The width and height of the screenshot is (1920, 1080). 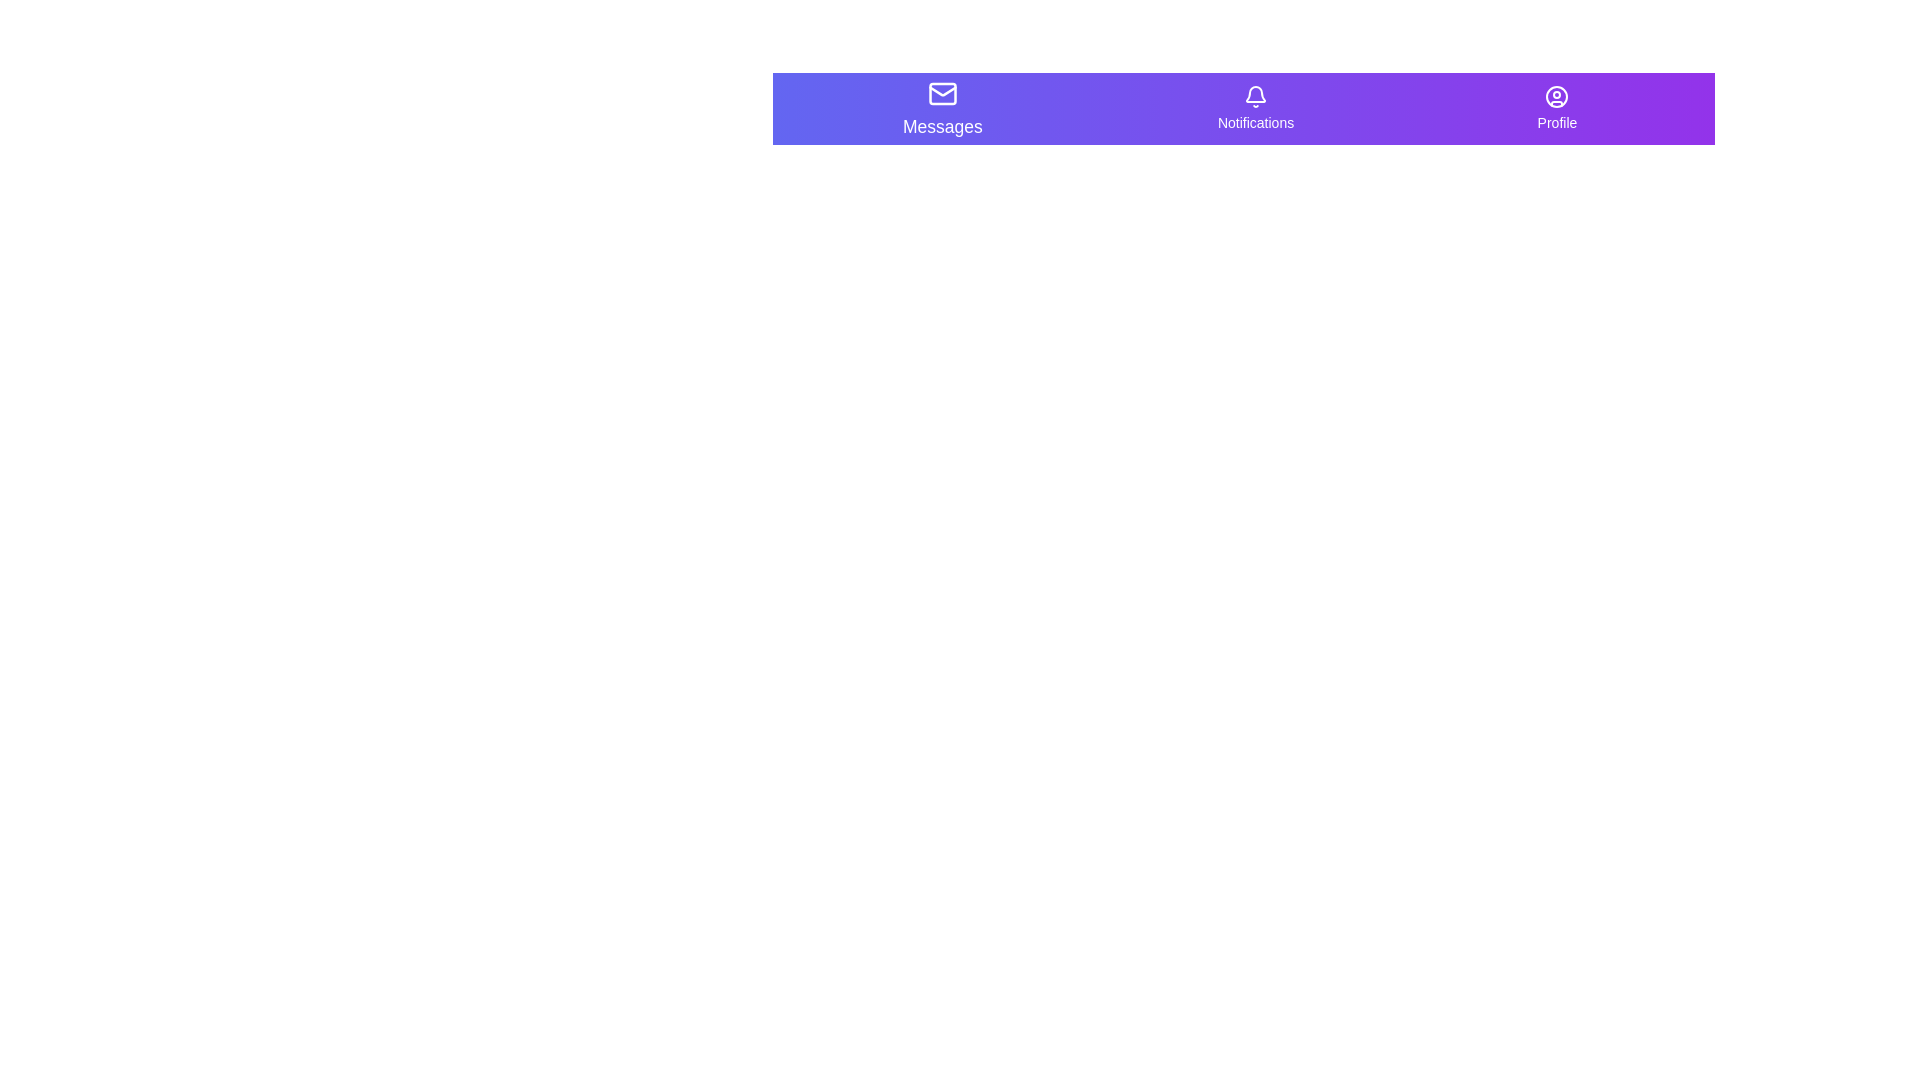 I want to click on the navigation item labeled Notifications to select it, so click(x=1255, y=108).